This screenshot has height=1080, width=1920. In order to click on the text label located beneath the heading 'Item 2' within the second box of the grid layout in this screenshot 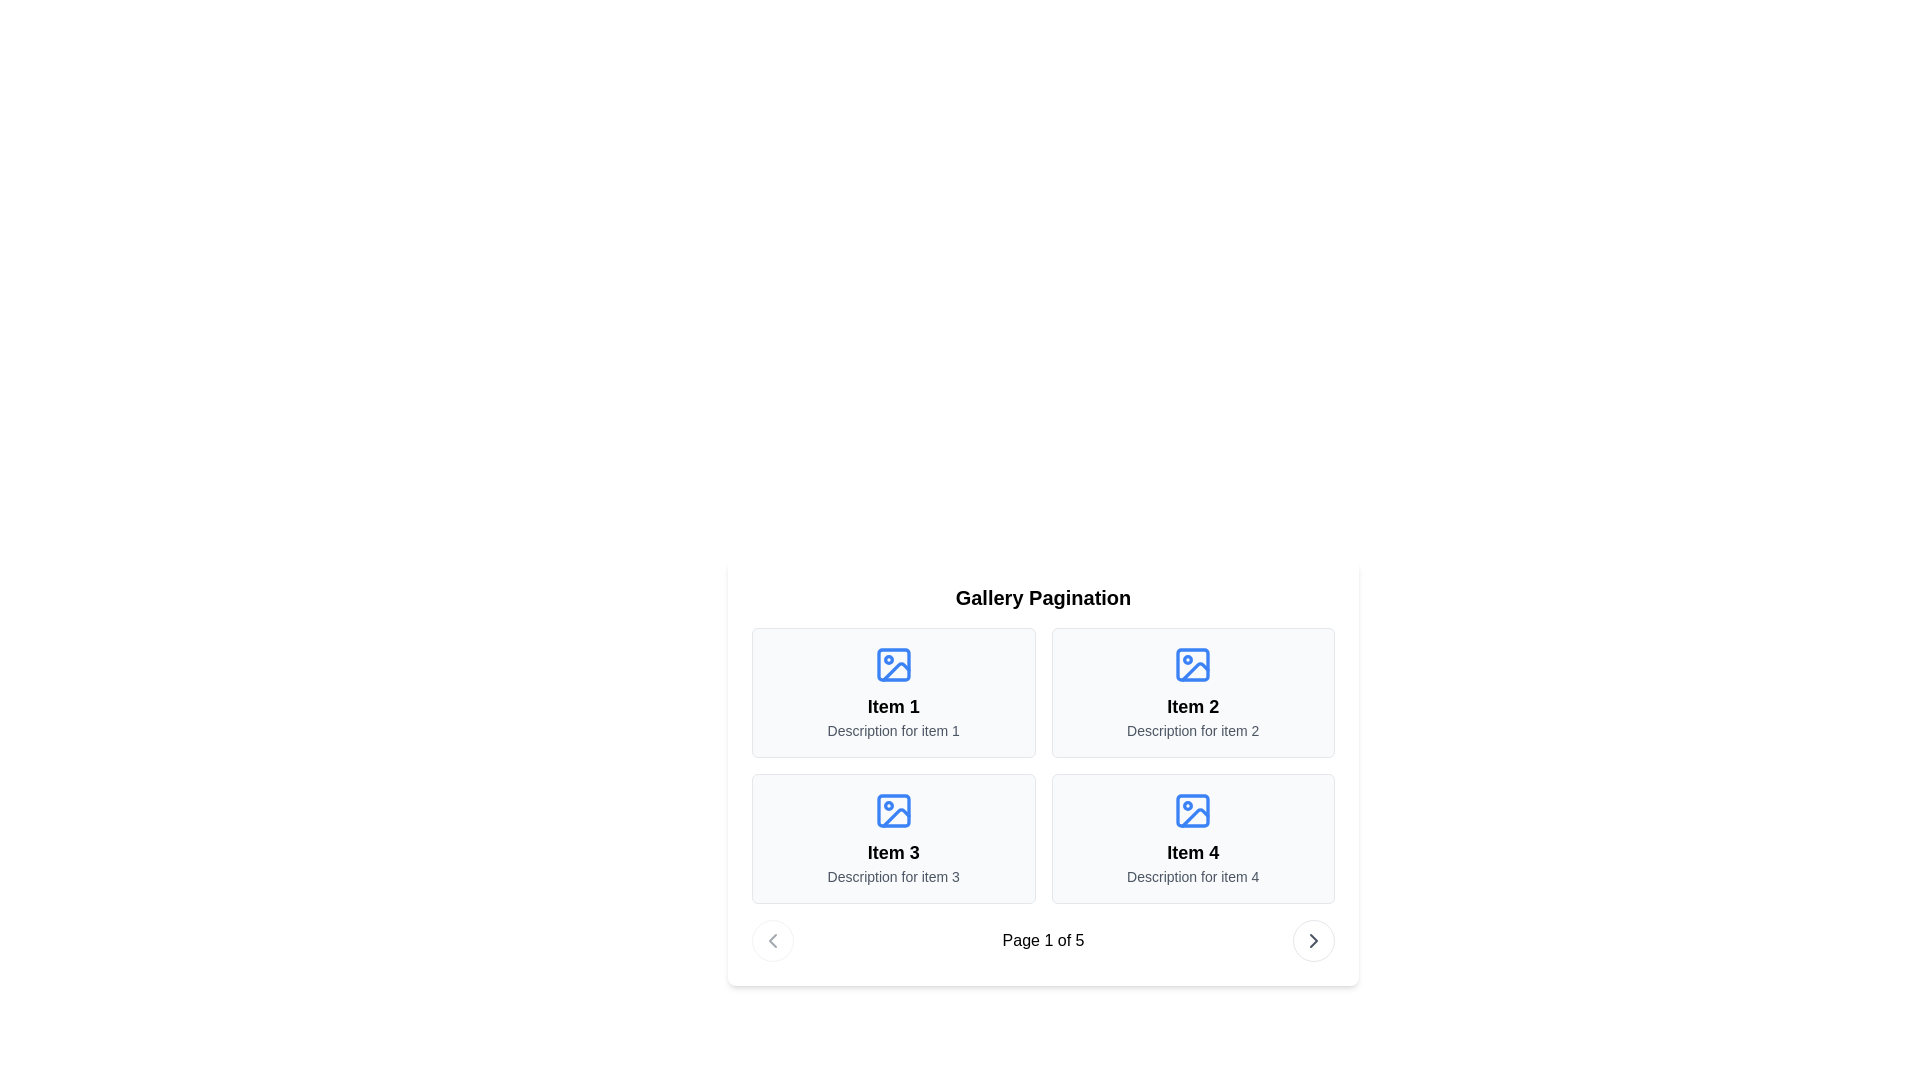, I will do `click(1193, 731)`.